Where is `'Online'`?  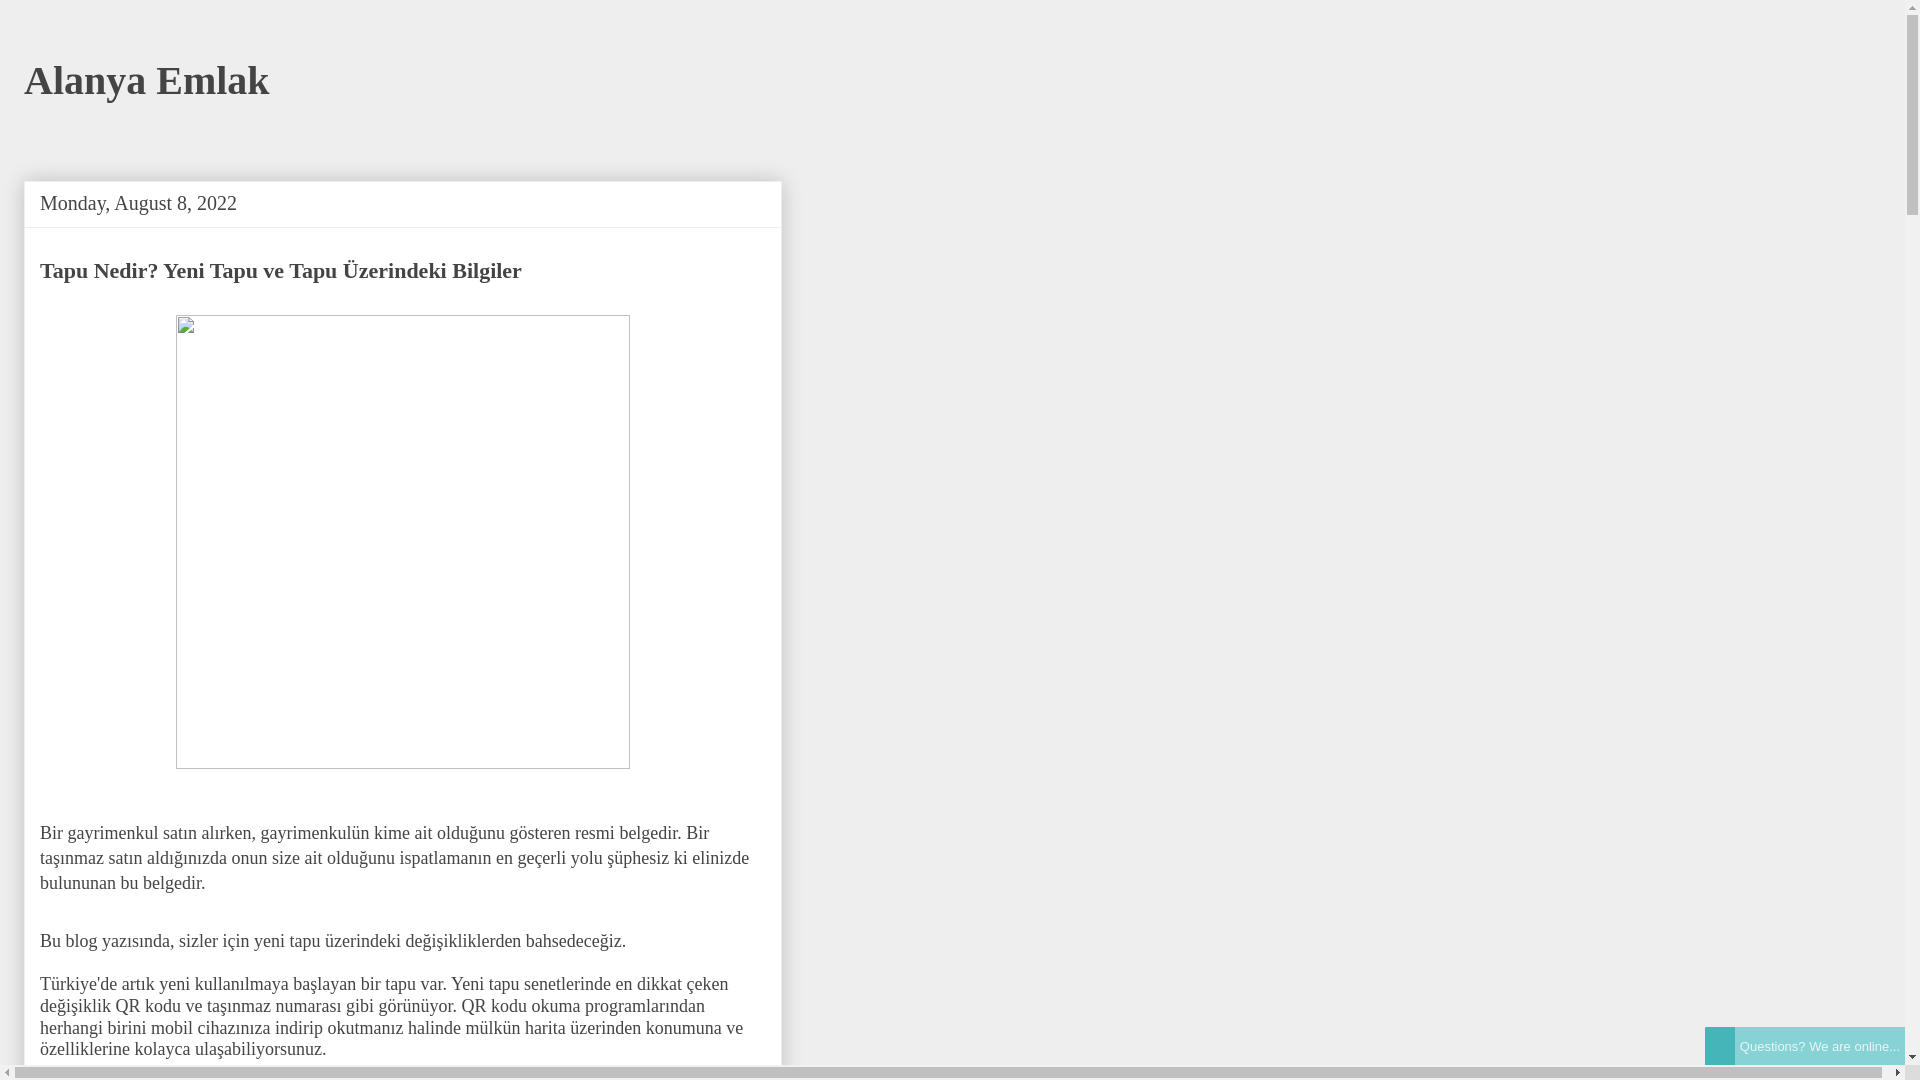
'Online' is located at coordinates (1718, 1044).